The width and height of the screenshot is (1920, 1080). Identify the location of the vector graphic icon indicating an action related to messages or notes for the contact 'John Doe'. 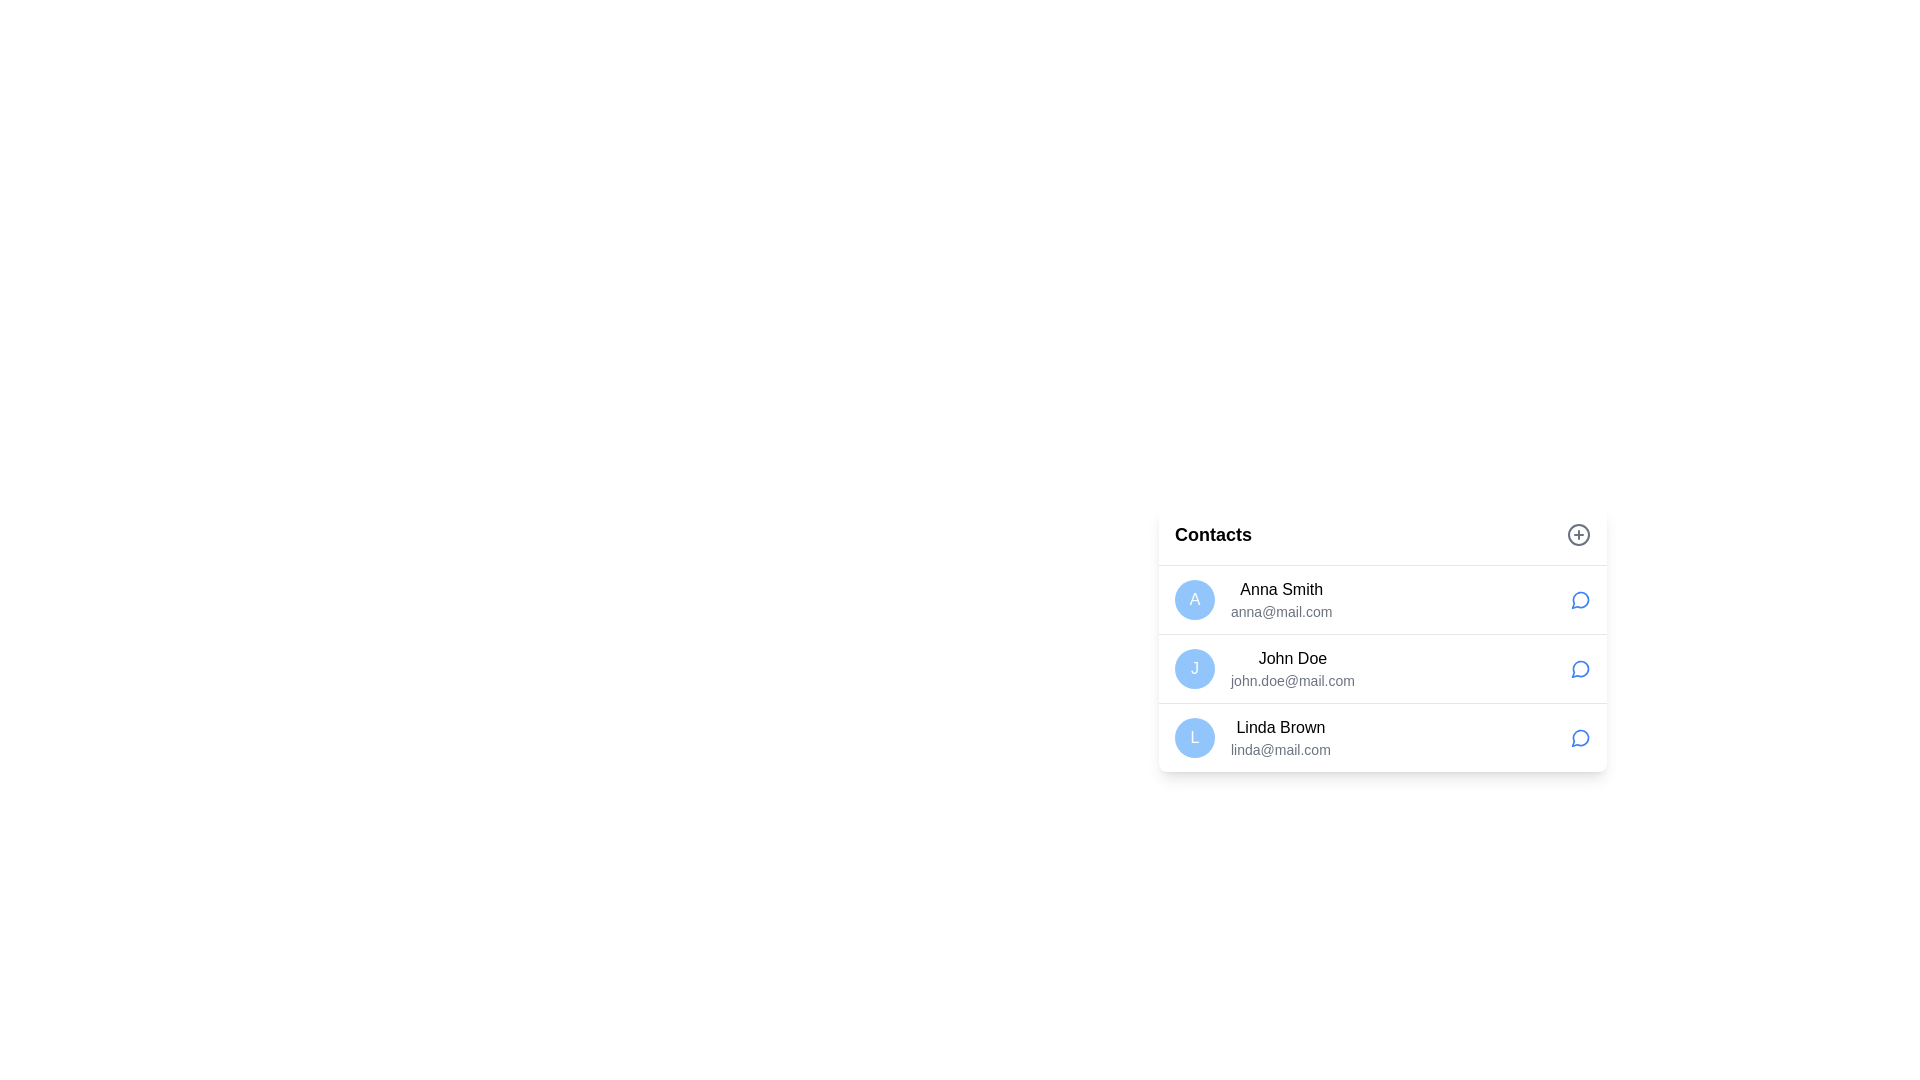
(1579, 669).